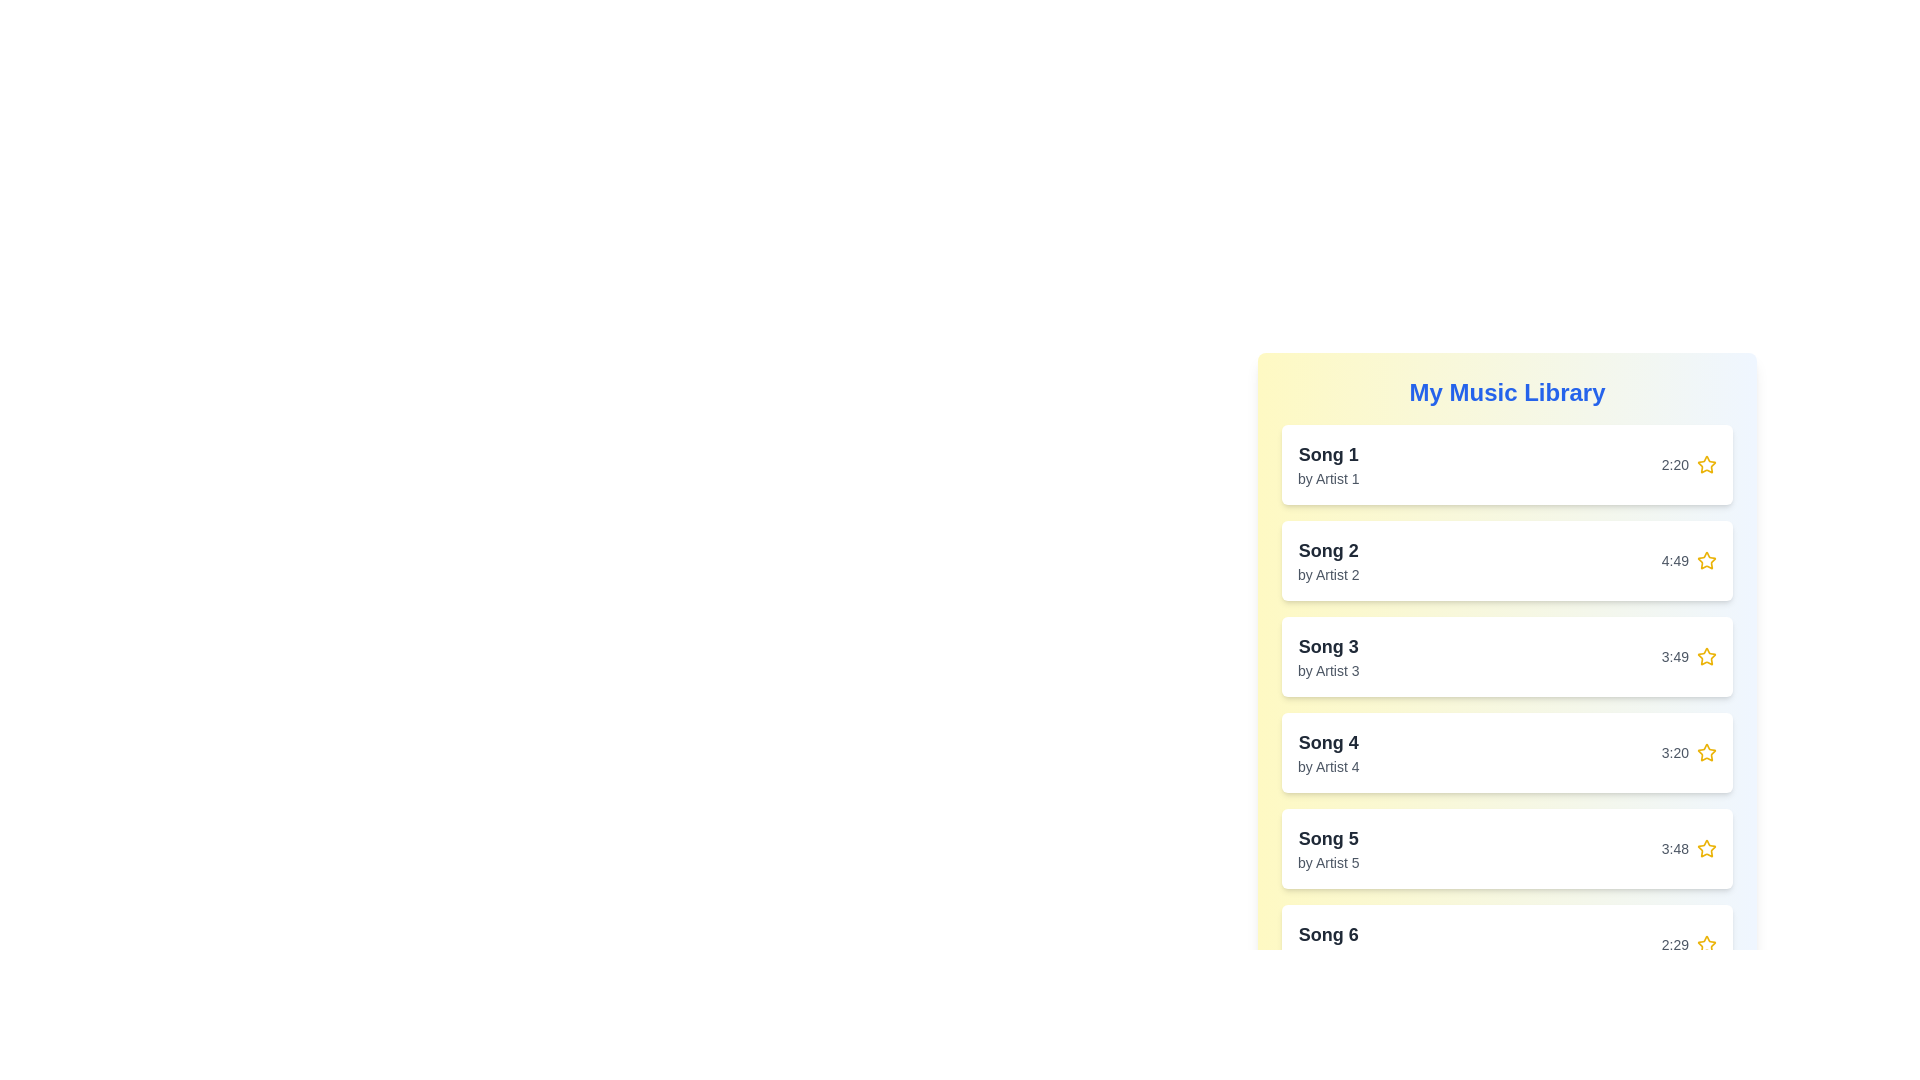 The height and width of the screenshot is (1080, 1920). I want to click on the title text display of 'Song 5', so click(1328, 839).